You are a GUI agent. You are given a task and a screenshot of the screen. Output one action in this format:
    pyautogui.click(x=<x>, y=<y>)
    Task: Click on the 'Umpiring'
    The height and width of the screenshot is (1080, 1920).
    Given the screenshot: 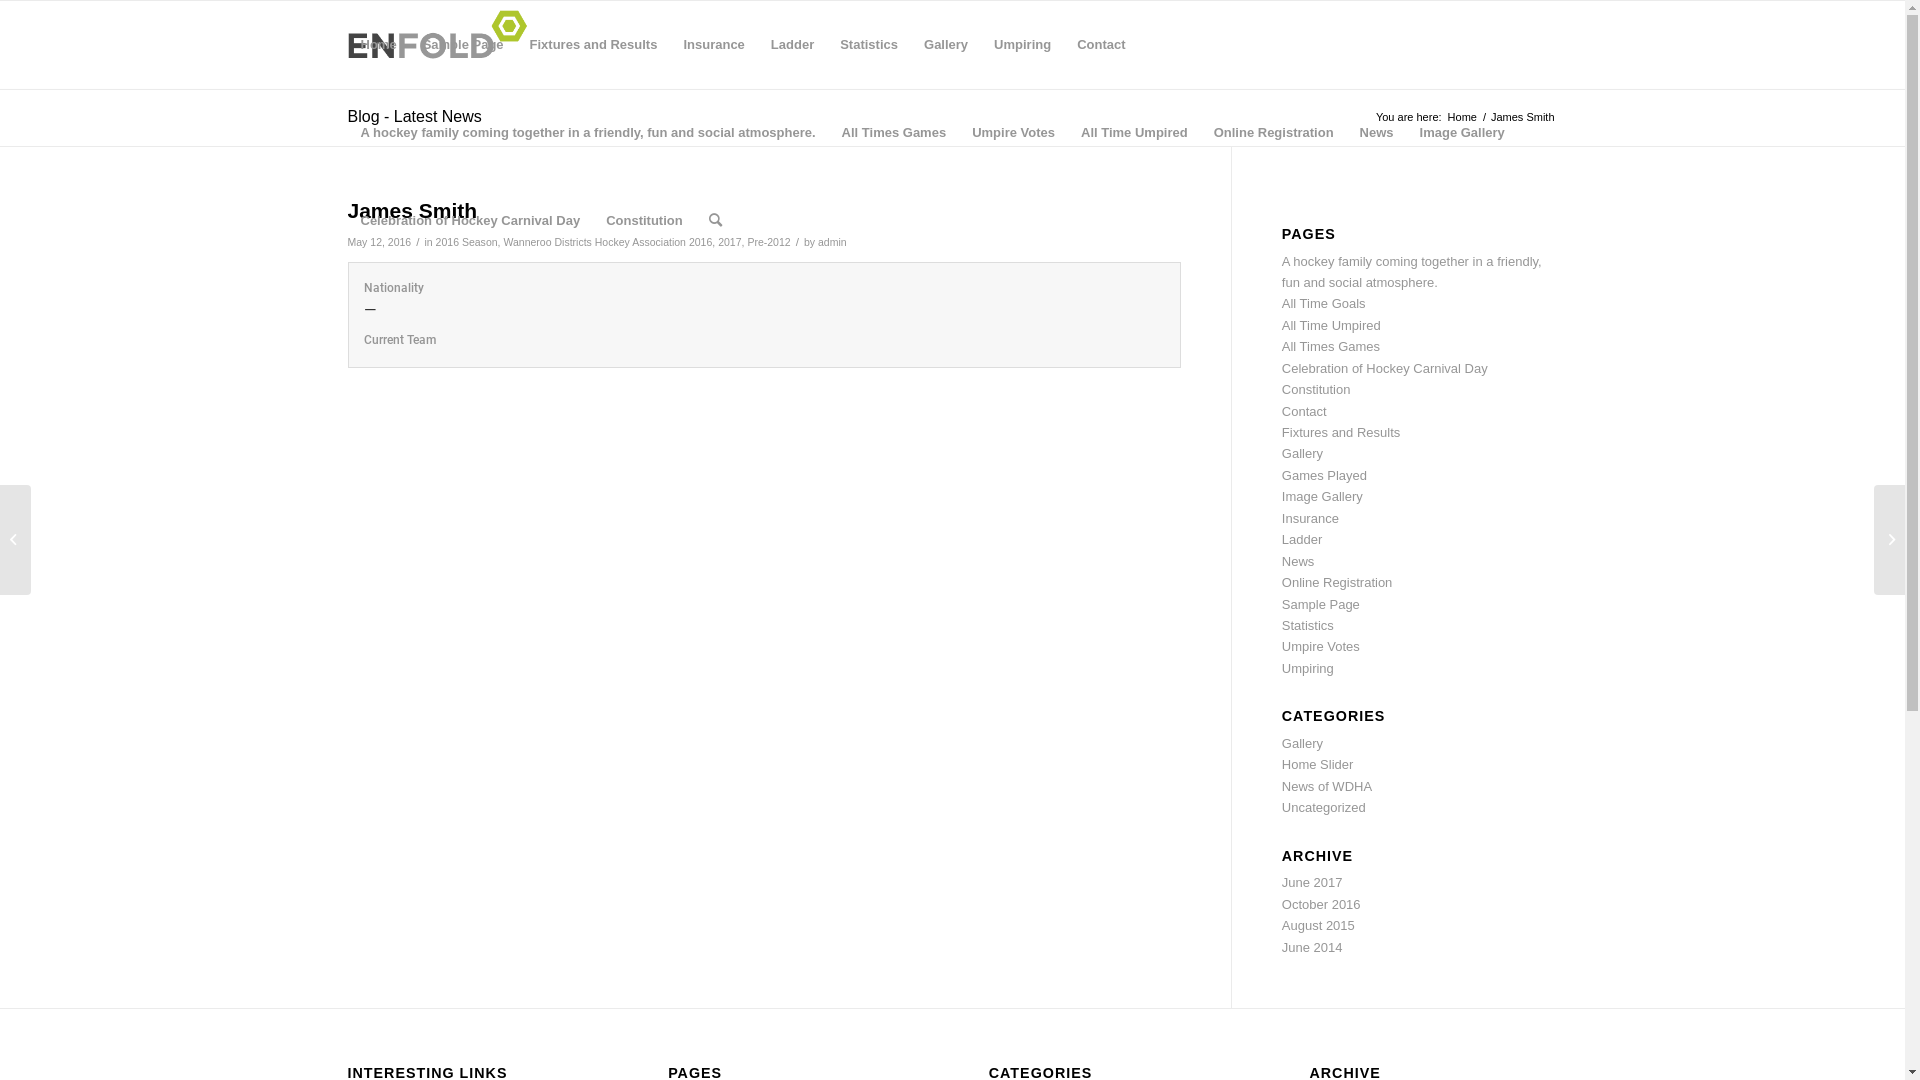 What is the action you would take?
    pyautogui.click(x=1308, y=668)
    